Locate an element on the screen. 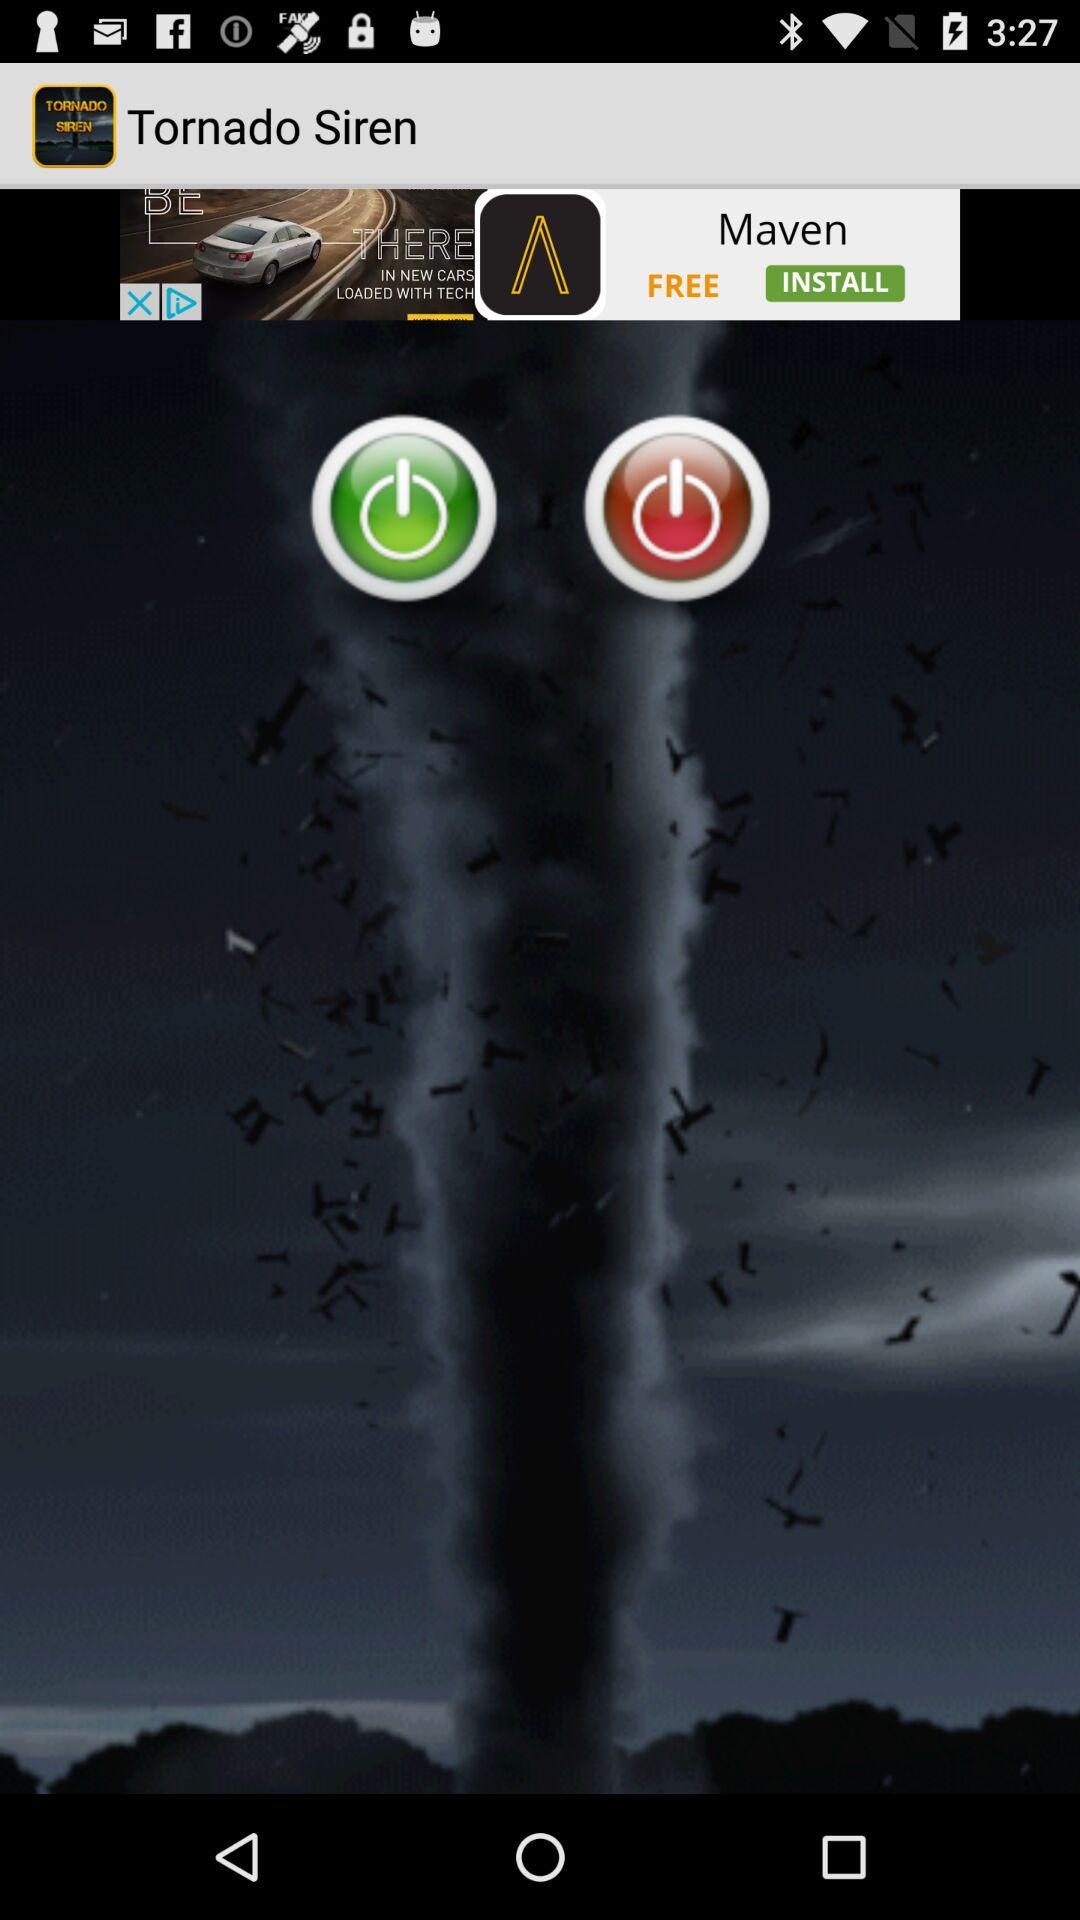 Image resolution: width=1080 pixels, height=1920 pixels. backround picture is located at coordinates (540, 1056).